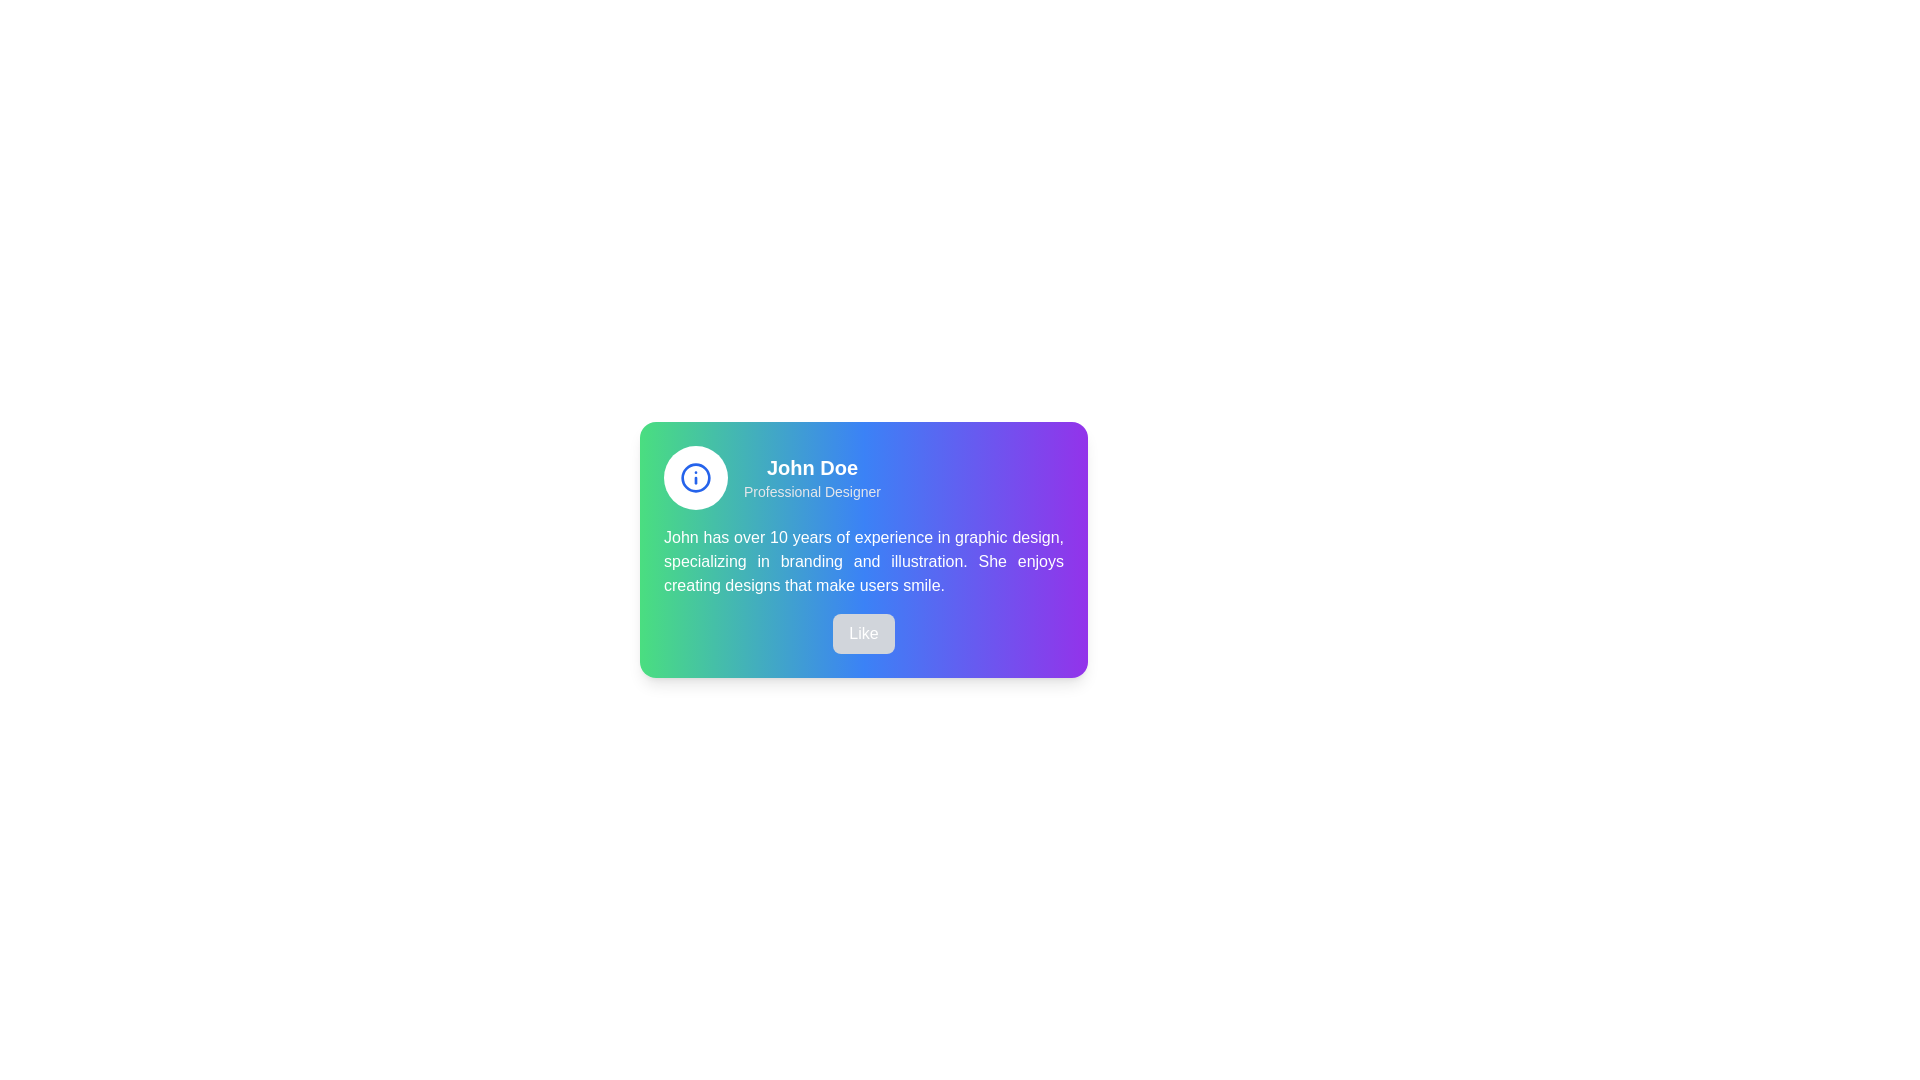 This screenshot has height=1080, width=1920. Describe the element at coordinates (864, 562) in the screenshot. I see `text displayed in white font about 'John,' which details their professional experience in graphic design, branding, and illustration, located centrally within the card layout` at that location.